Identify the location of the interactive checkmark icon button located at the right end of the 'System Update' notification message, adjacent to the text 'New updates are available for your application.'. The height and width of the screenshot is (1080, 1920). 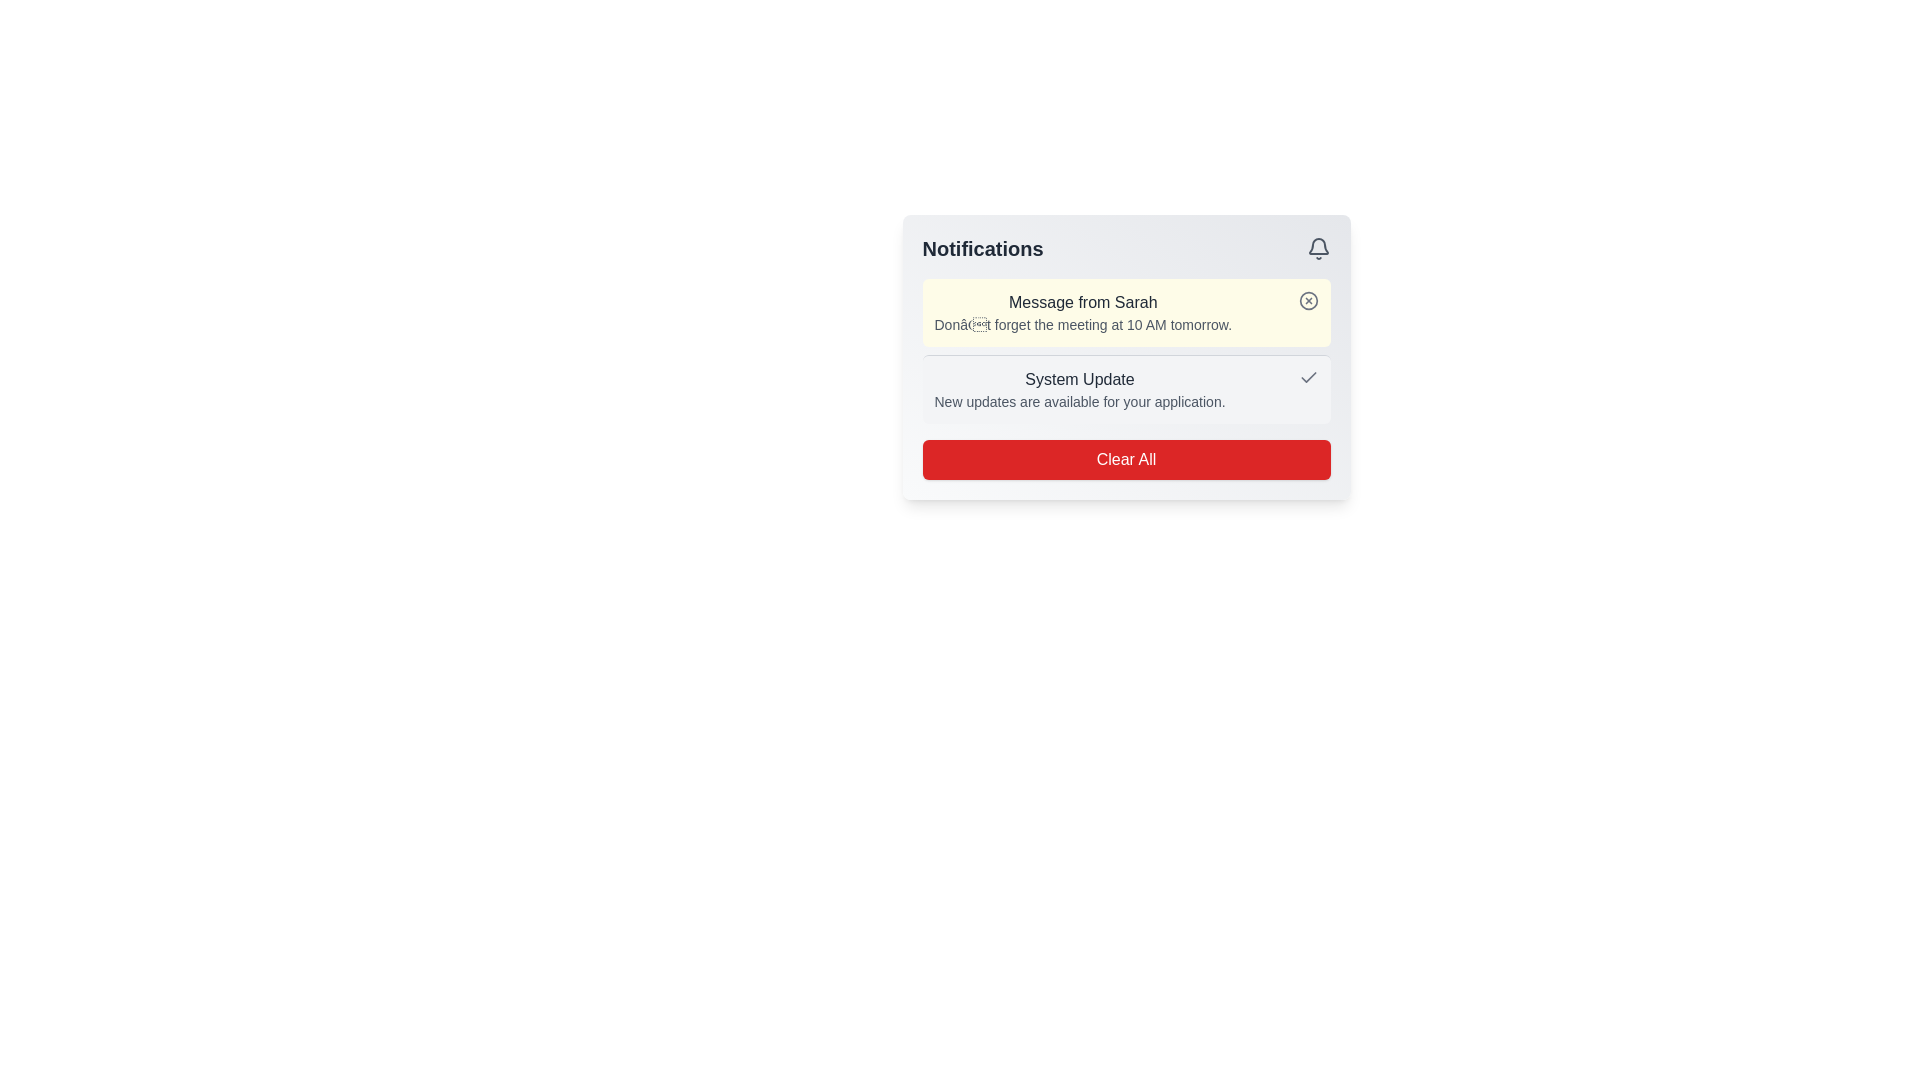
(1308, 378).